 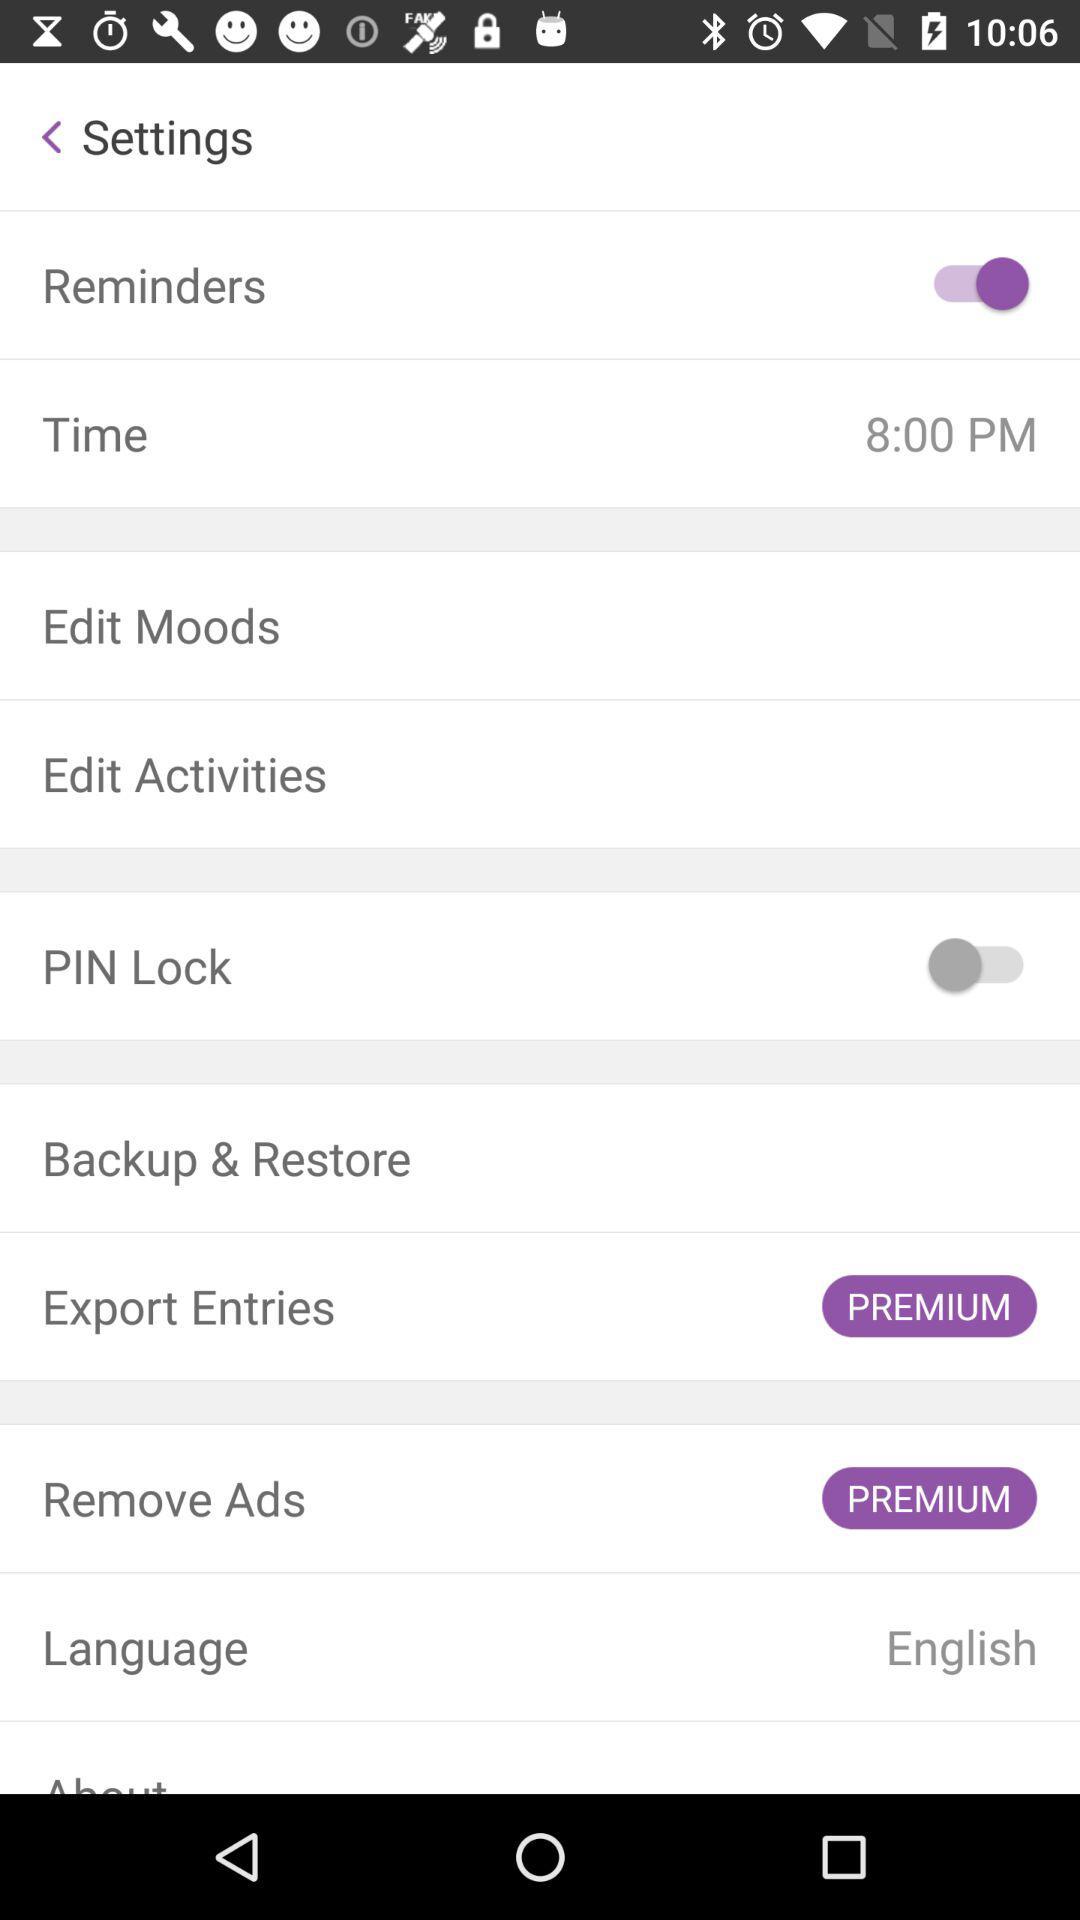 I want to click on pin lock, so click(x=977, y=965).